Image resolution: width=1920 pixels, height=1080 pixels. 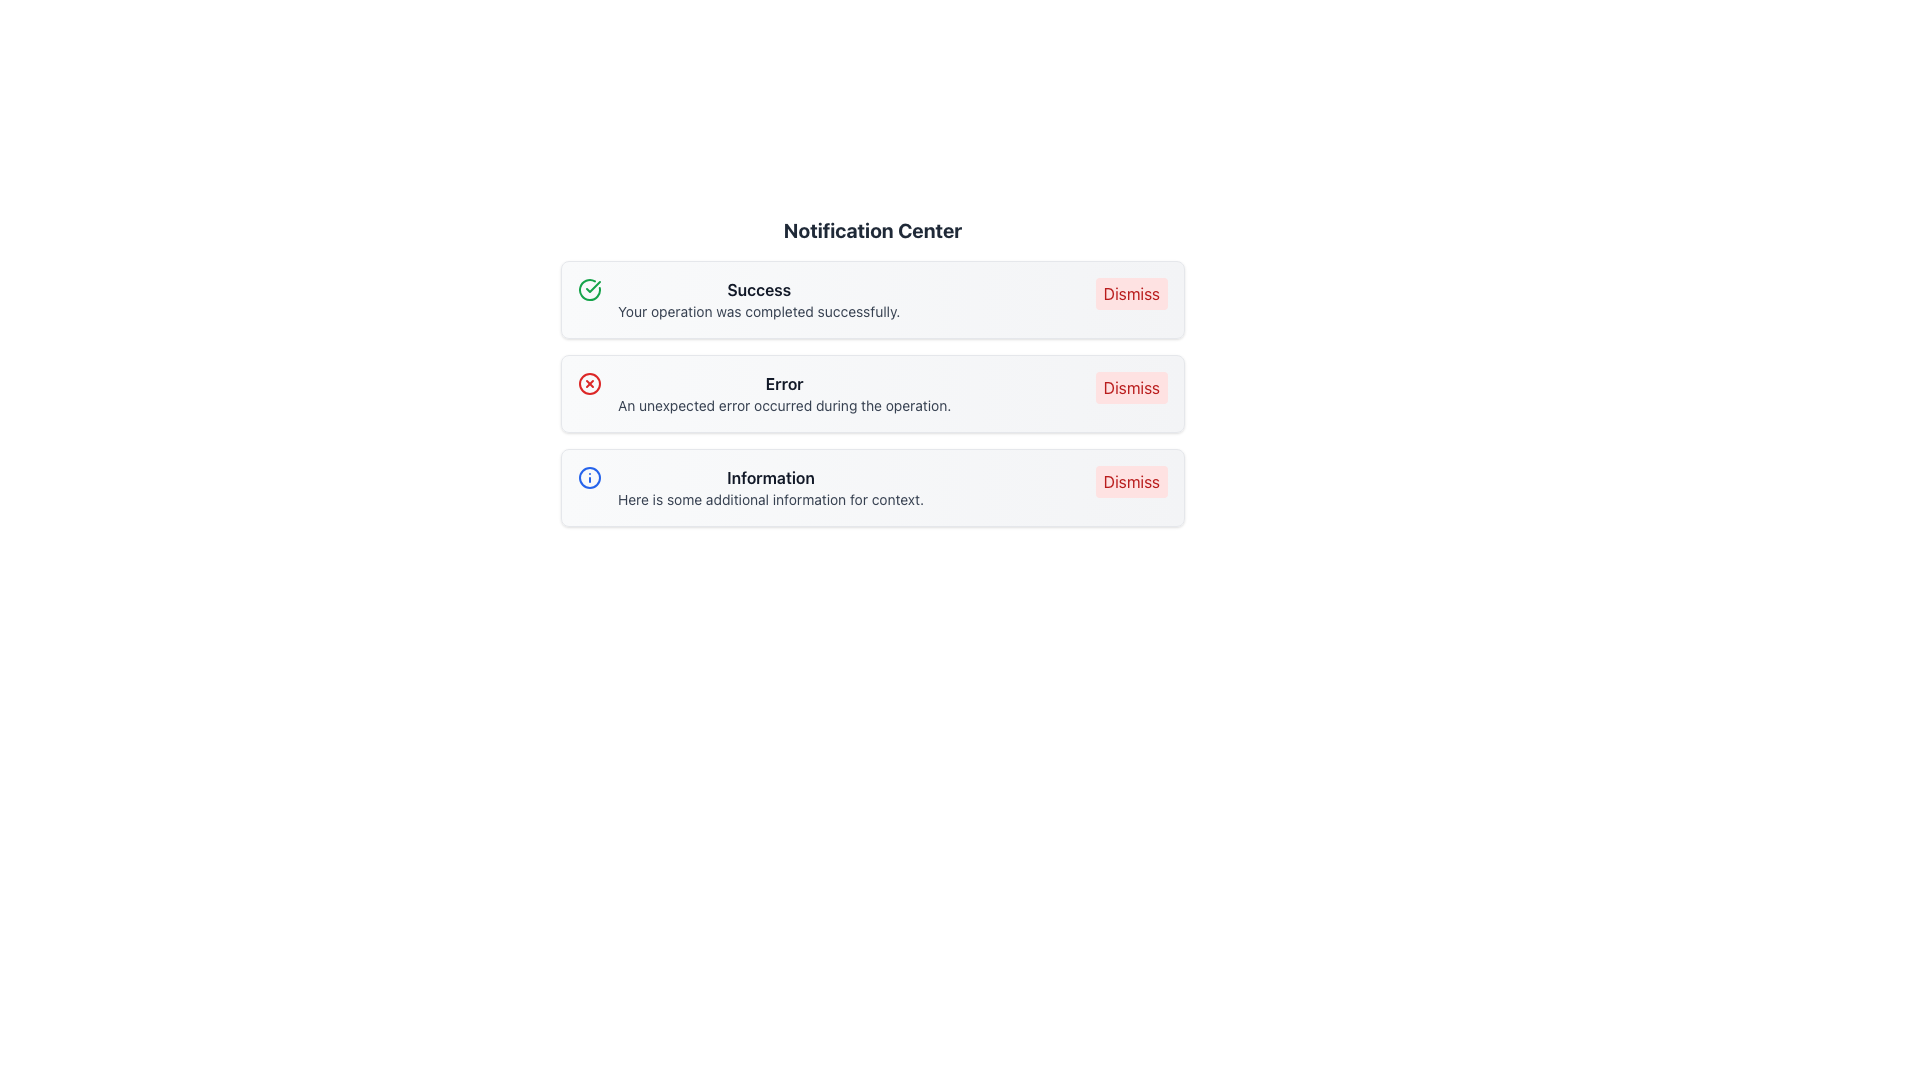 What do you see at coordinates (592, 286) in the screenshot?
I see `the green checkmark icon located inside the first notification card in the 'Notification Center' section, which is aligned to the left of the notification message` at bounding box center [592, 286].